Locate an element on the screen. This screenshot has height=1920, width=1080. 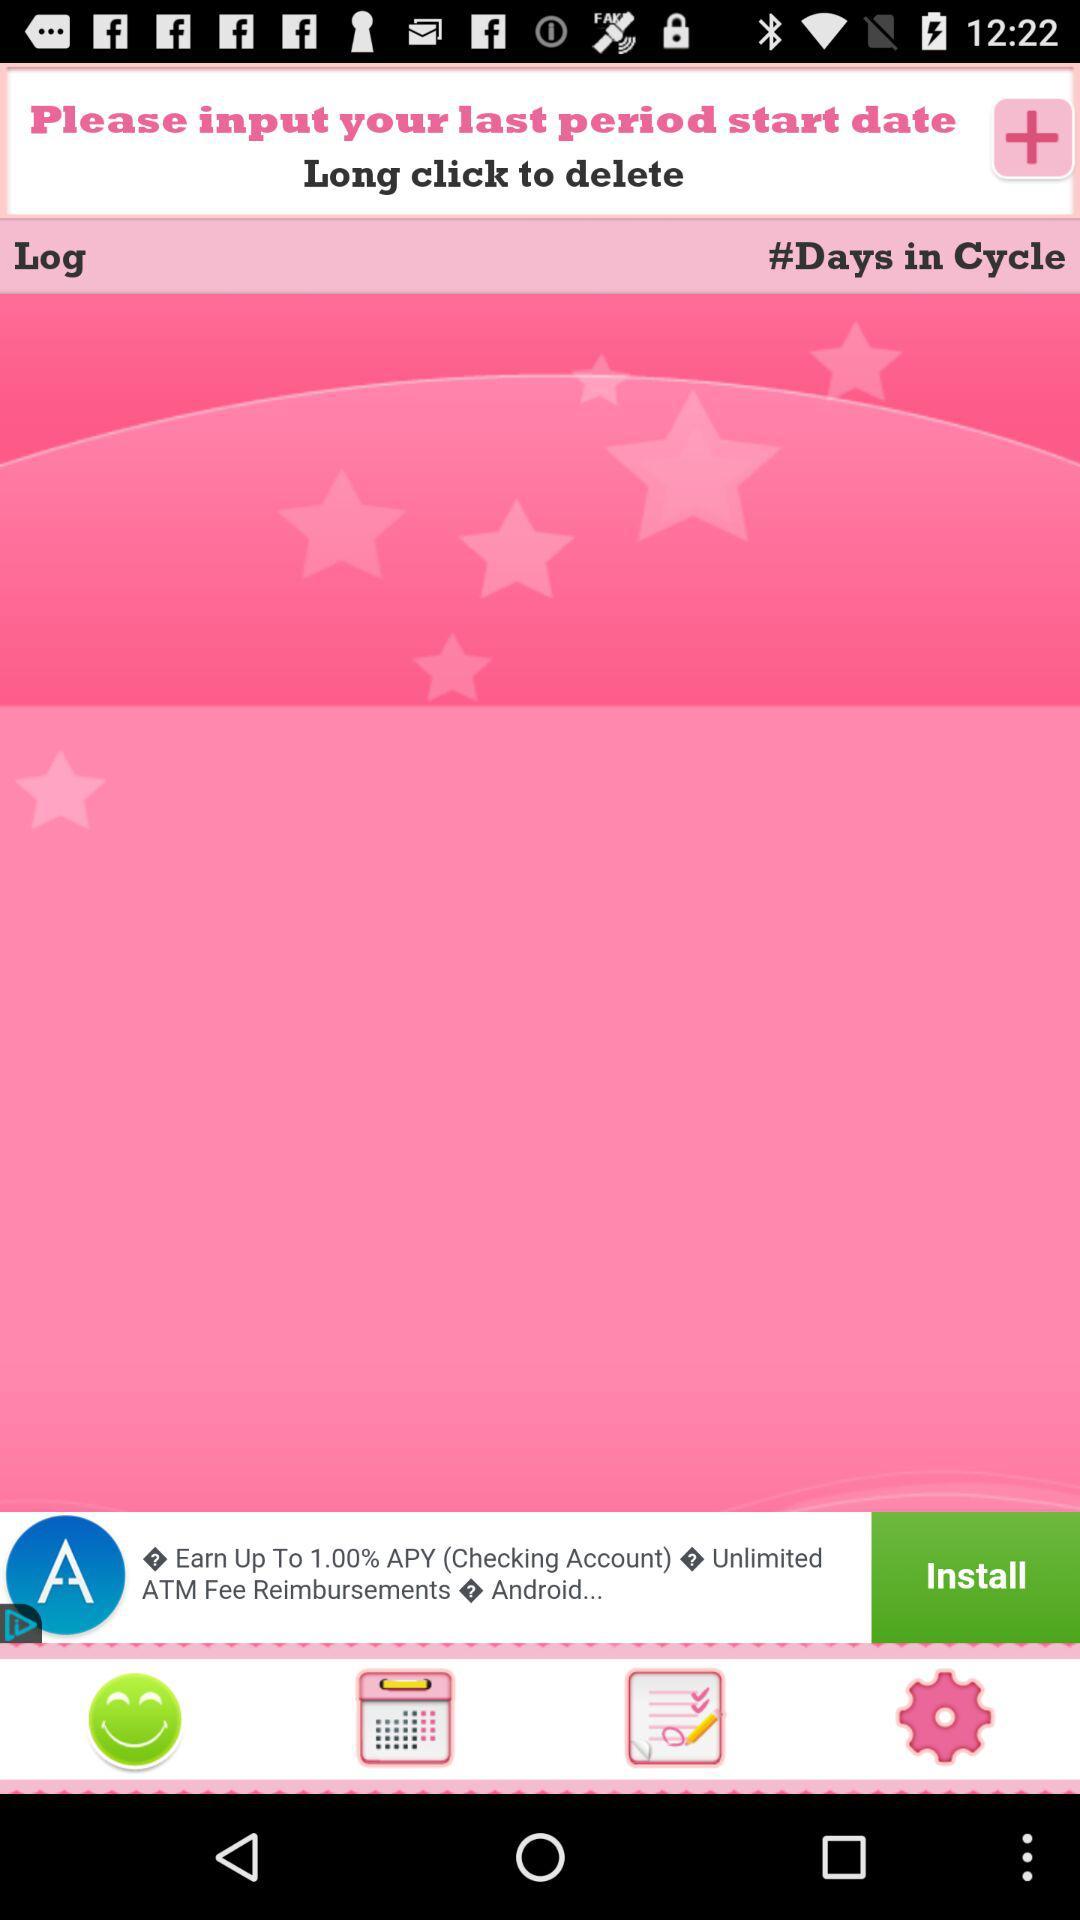
the add icon is located at coordinates (1033, 149).